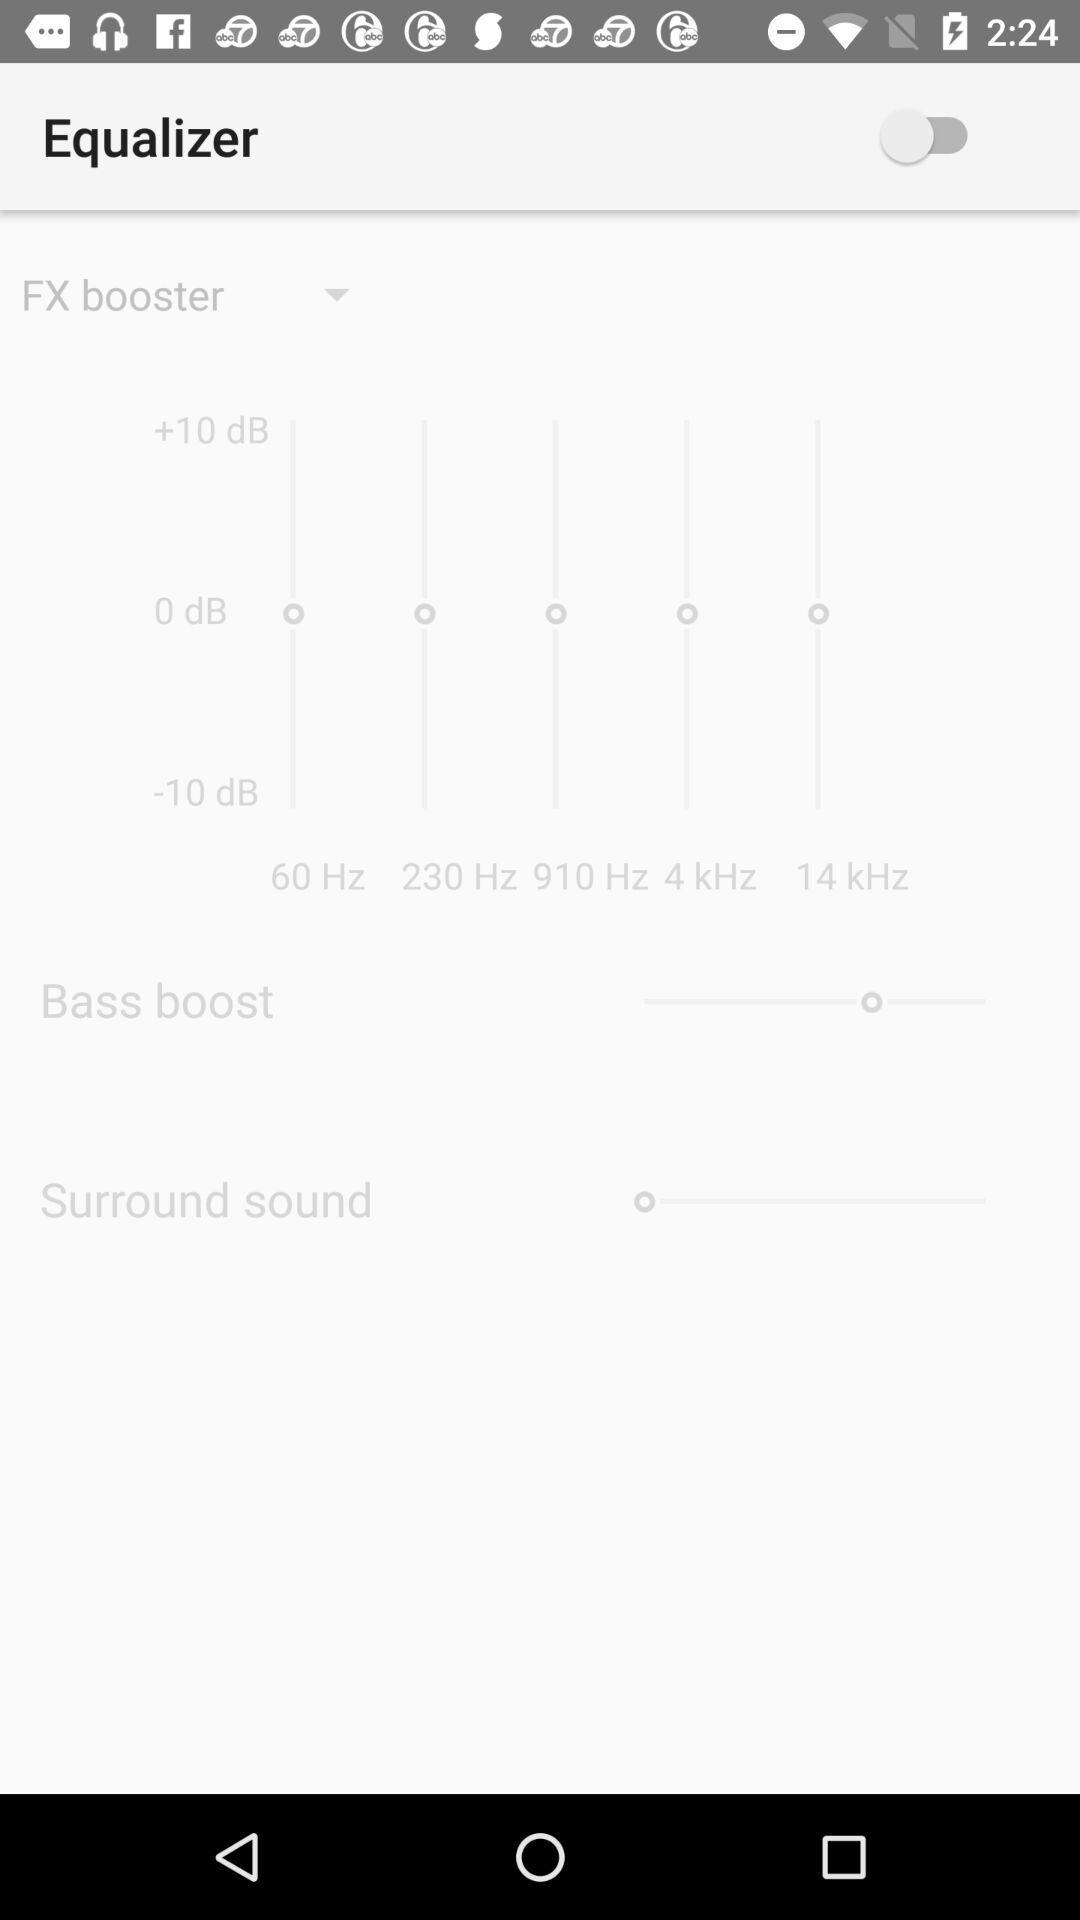  Describe the element at coordinates (953, 135) in the screenshot. I see `the app above the 14 khz` at that location.